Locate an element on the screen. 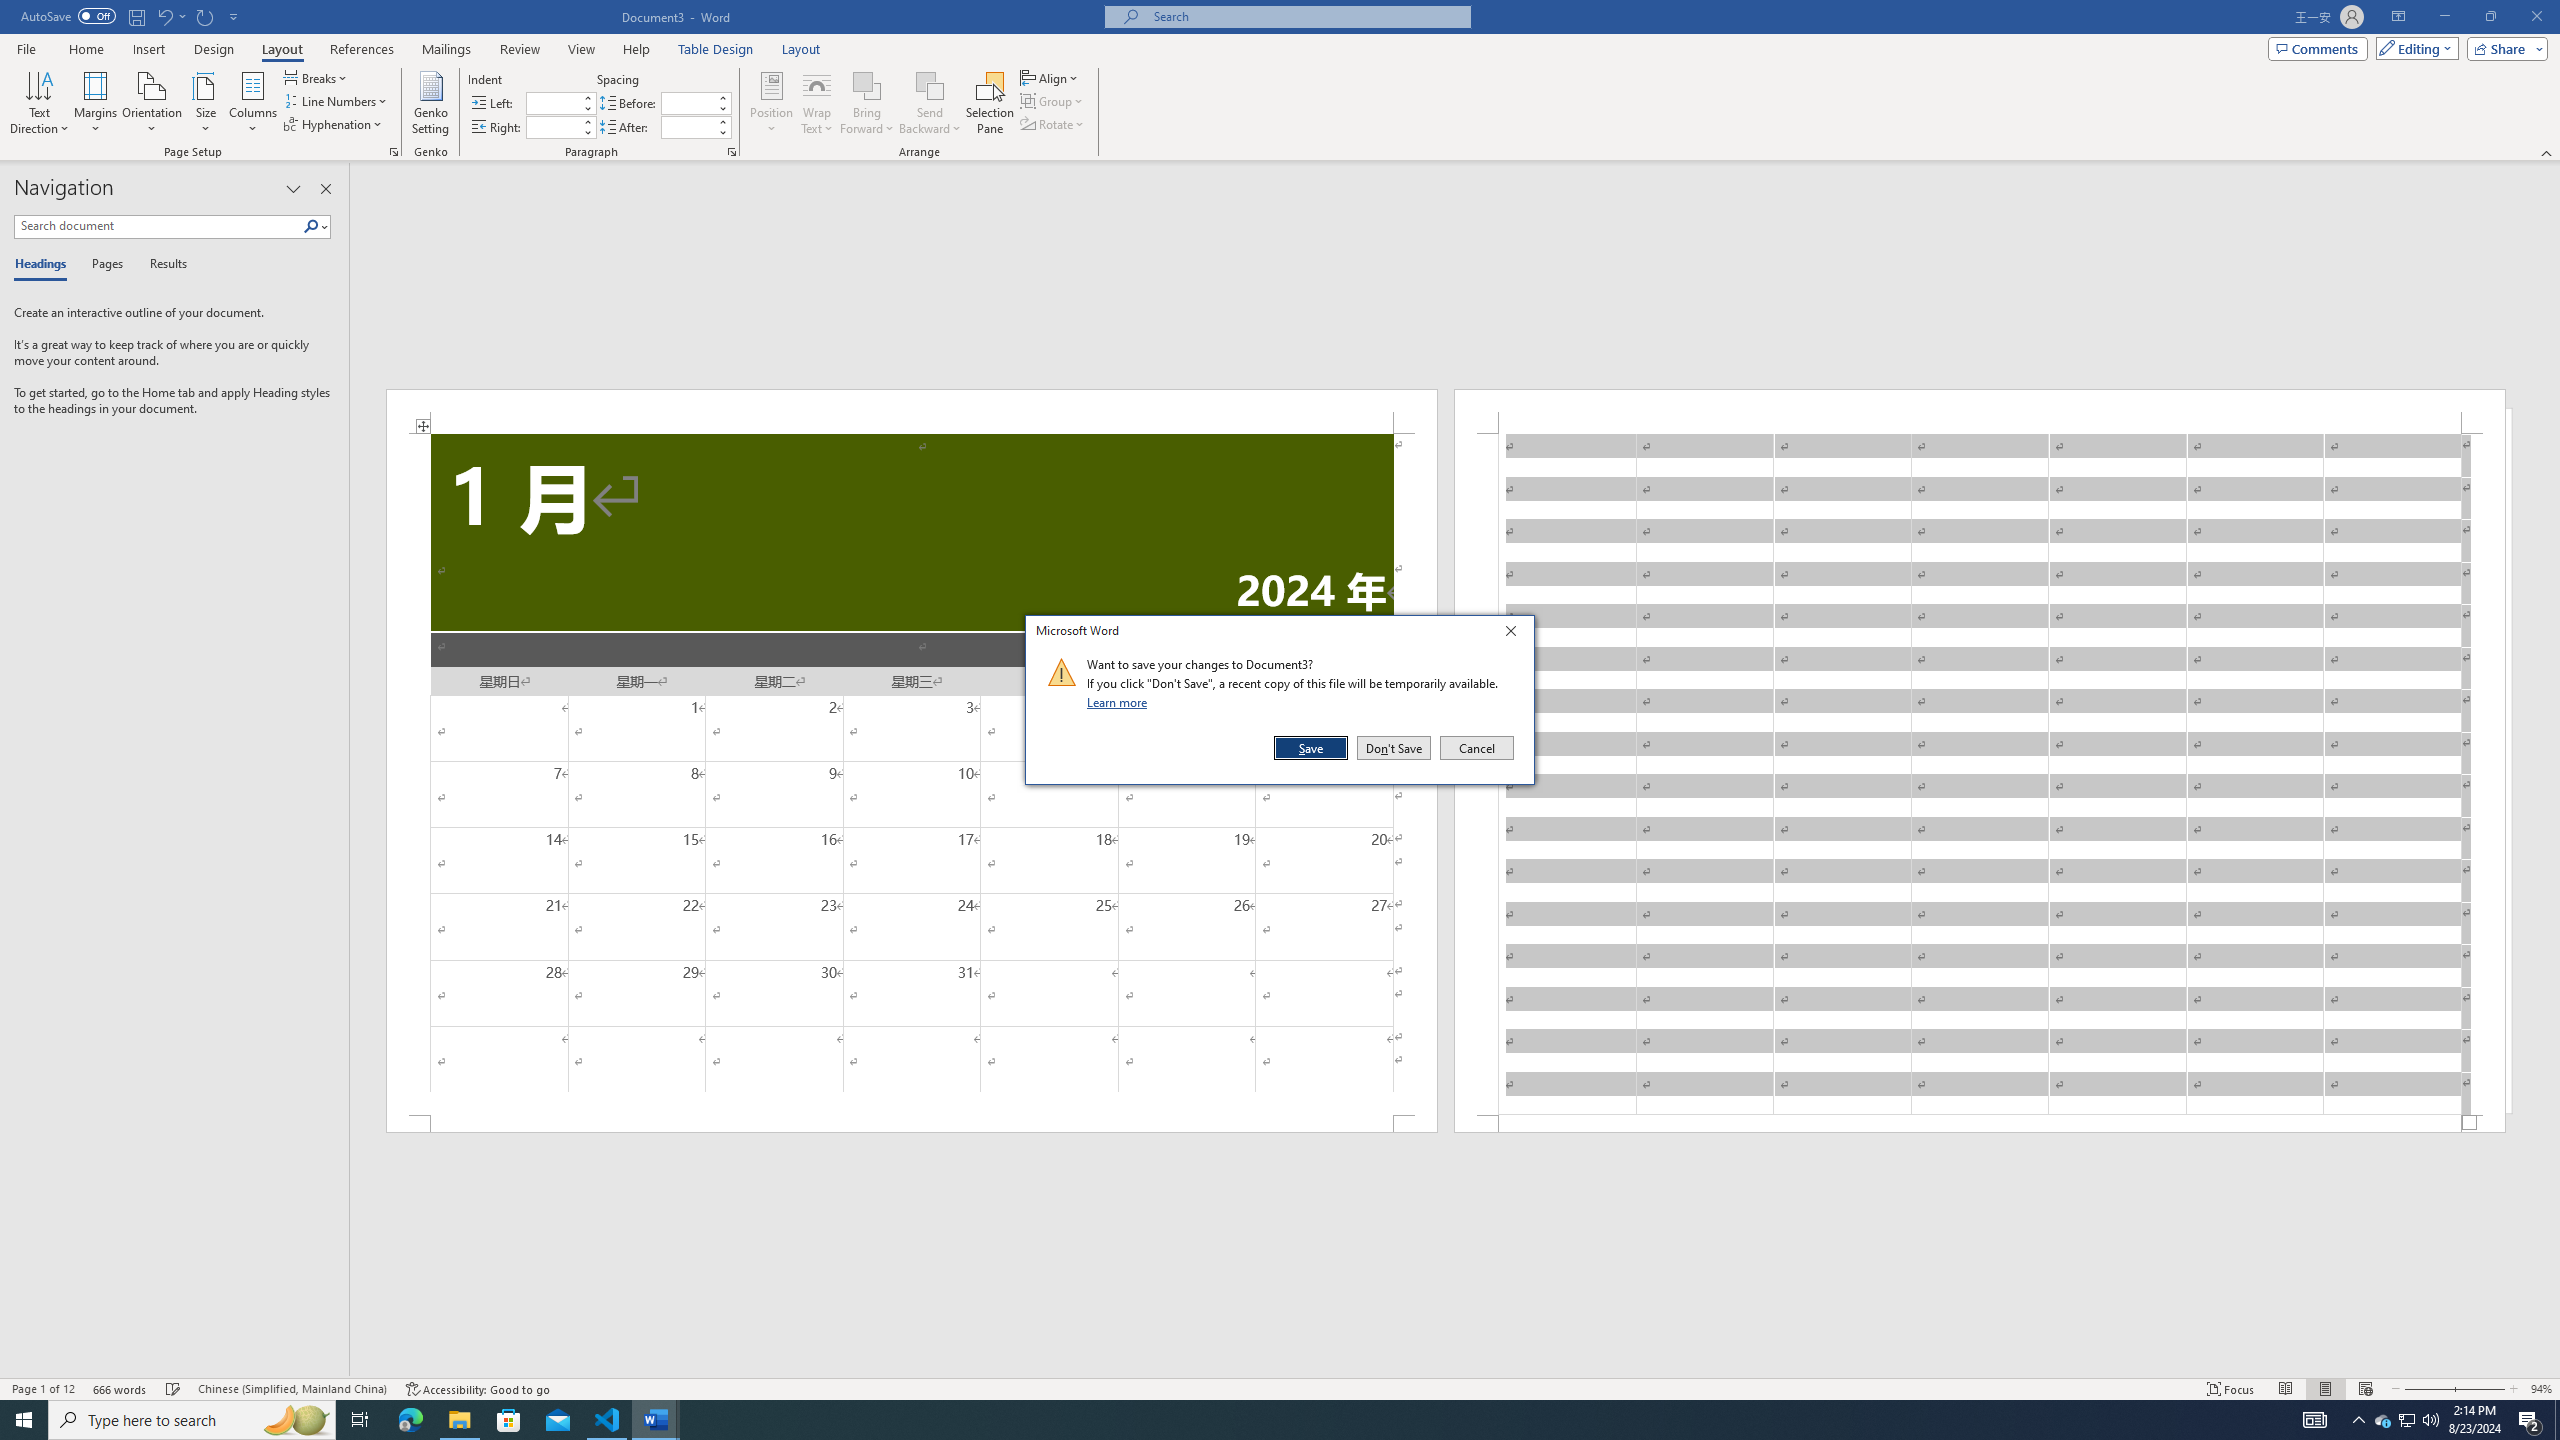  'Rotate' is located at coordinates (1052, 122).